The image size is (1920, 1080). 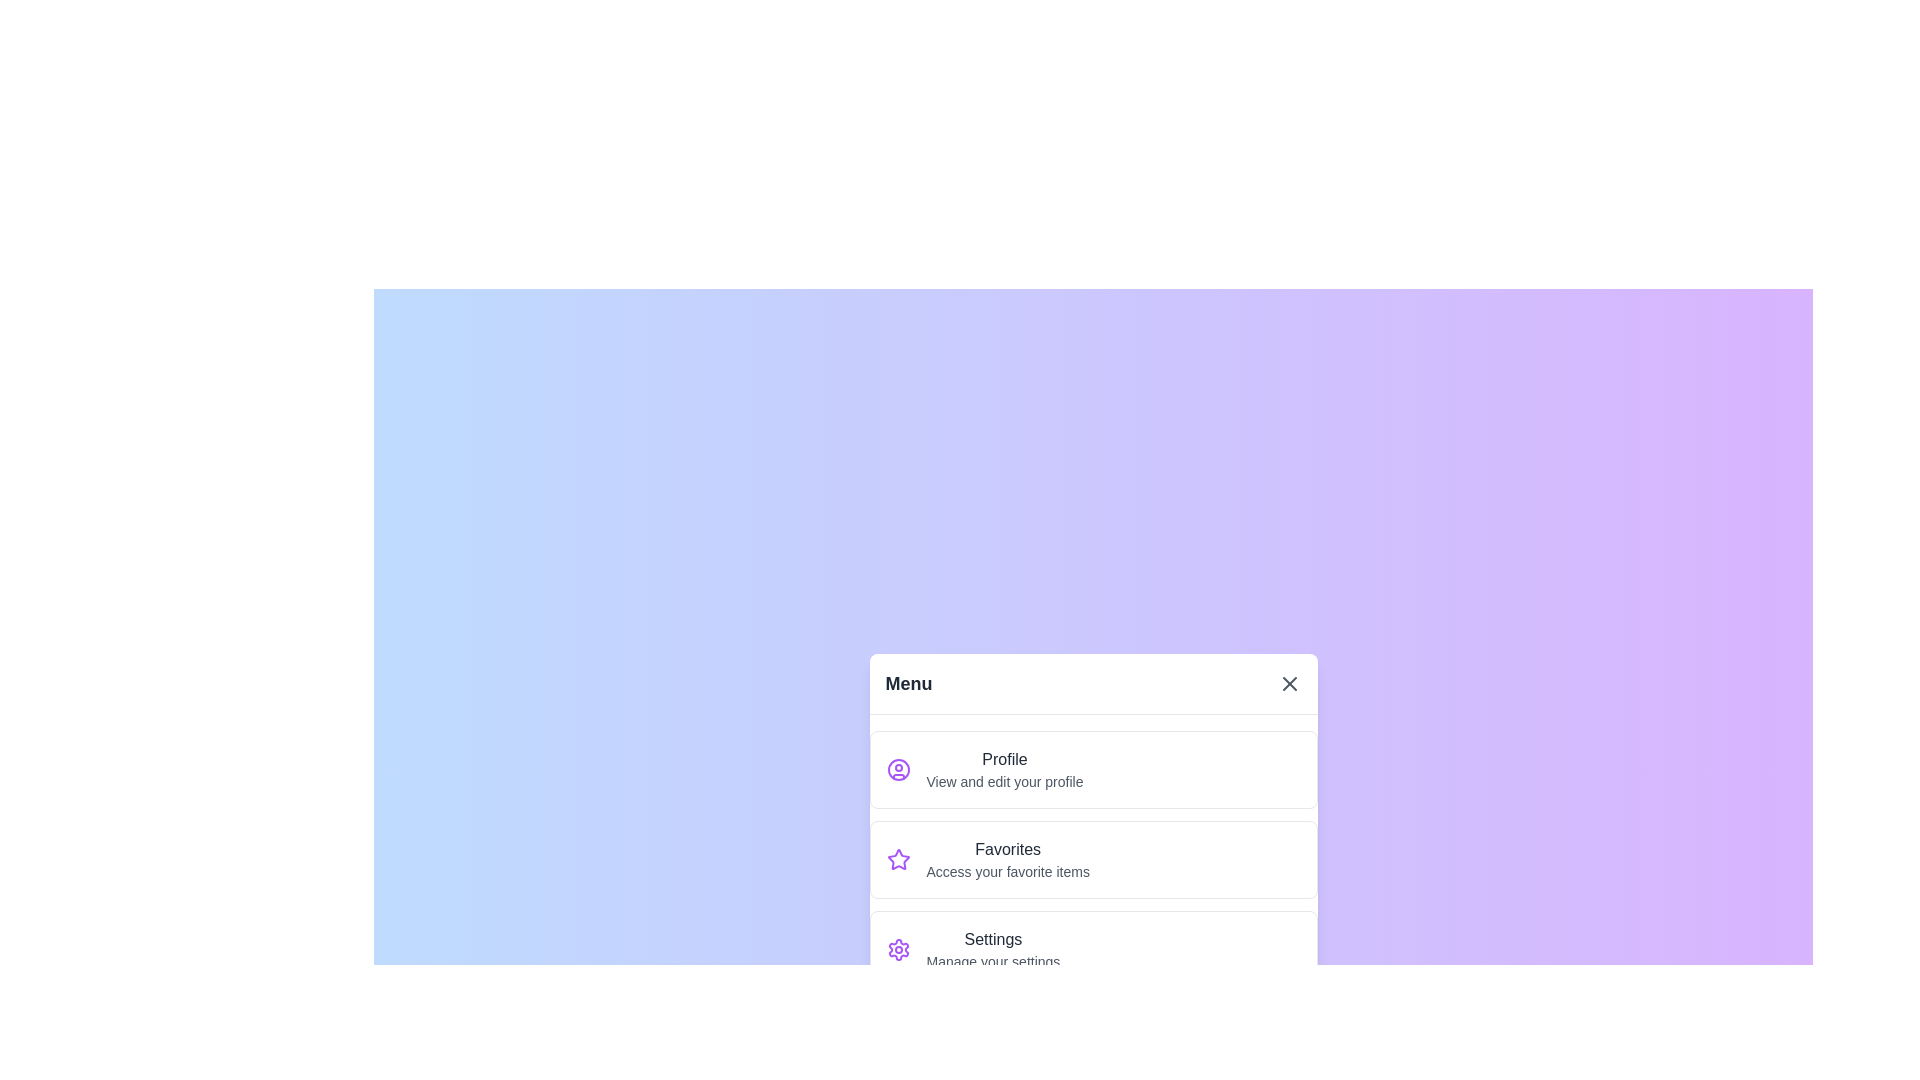 I want to click on toggle button to change the menu visibility, so click(x=1289, y=682).